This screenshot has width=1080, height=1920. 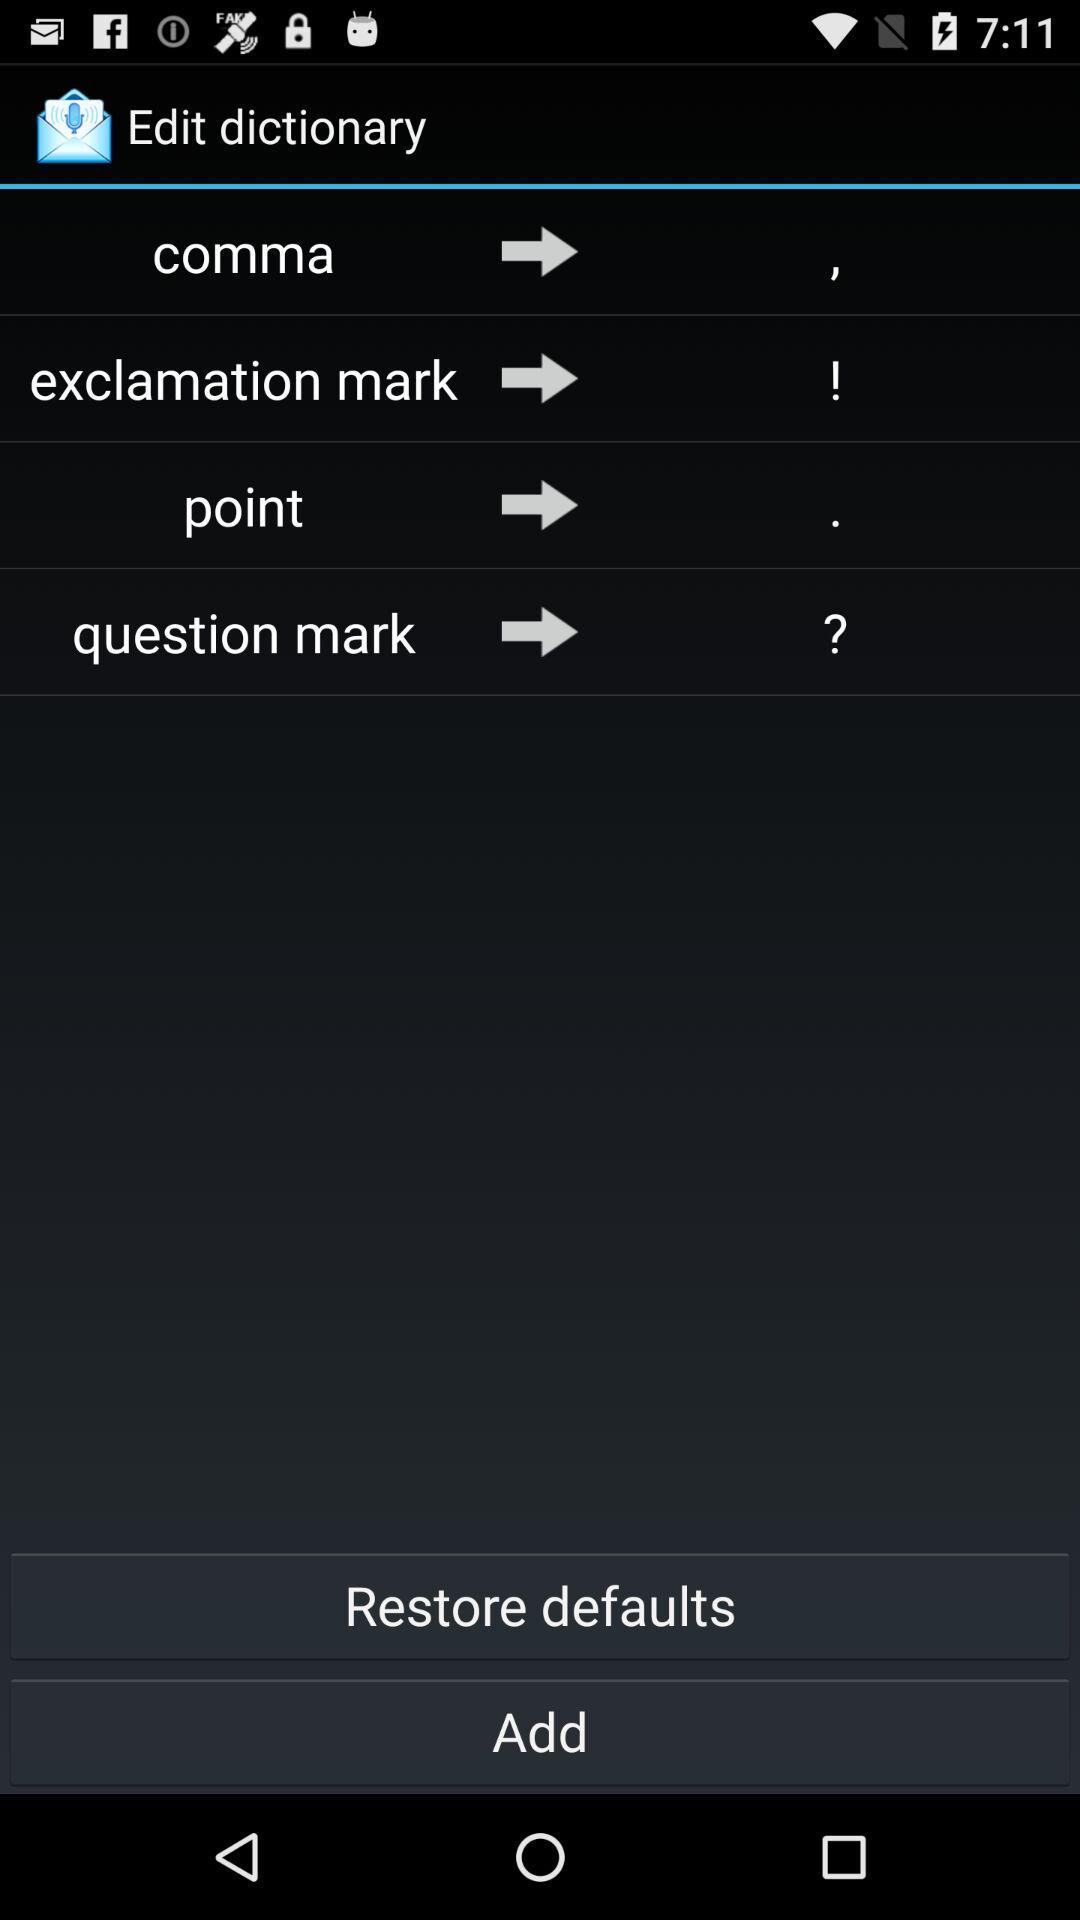 I want to click on comma app, so click(x=243, y=250).